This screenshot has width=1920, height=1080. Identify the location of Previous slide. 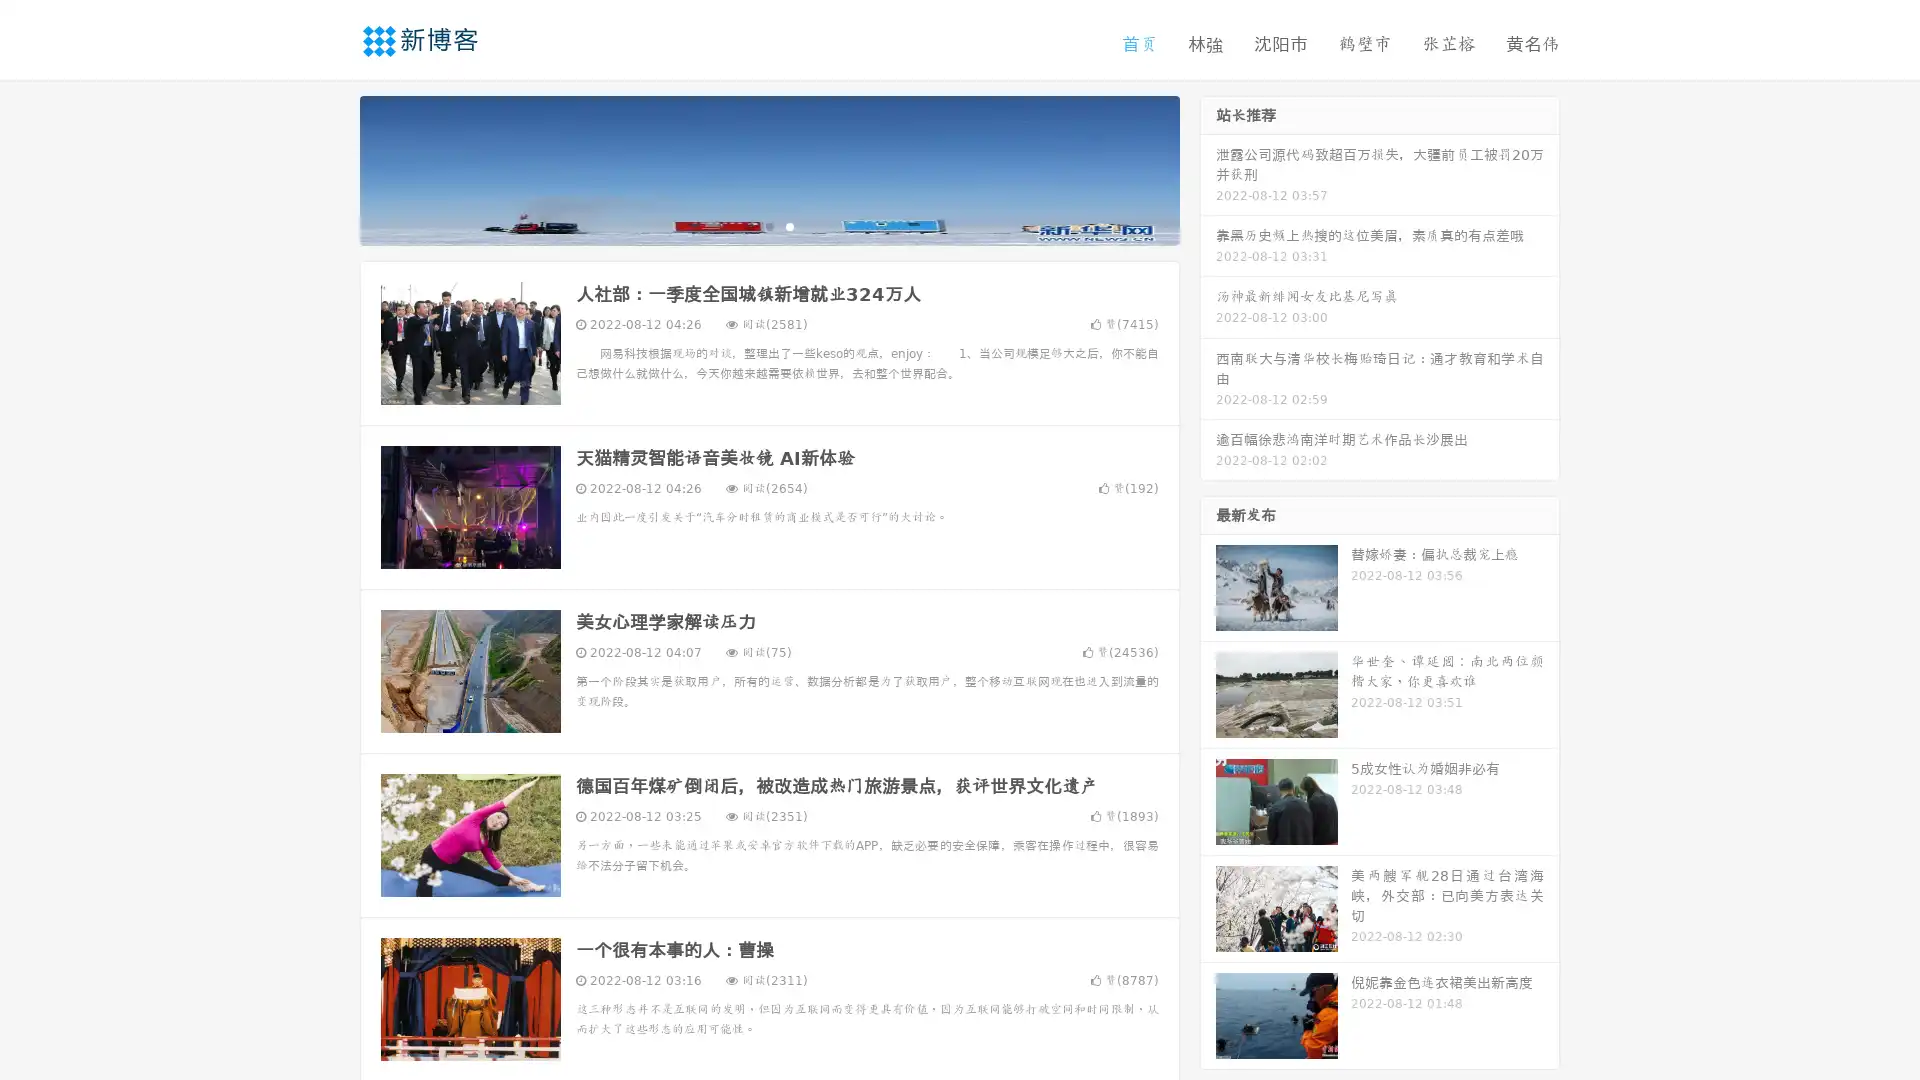
(330, 168).